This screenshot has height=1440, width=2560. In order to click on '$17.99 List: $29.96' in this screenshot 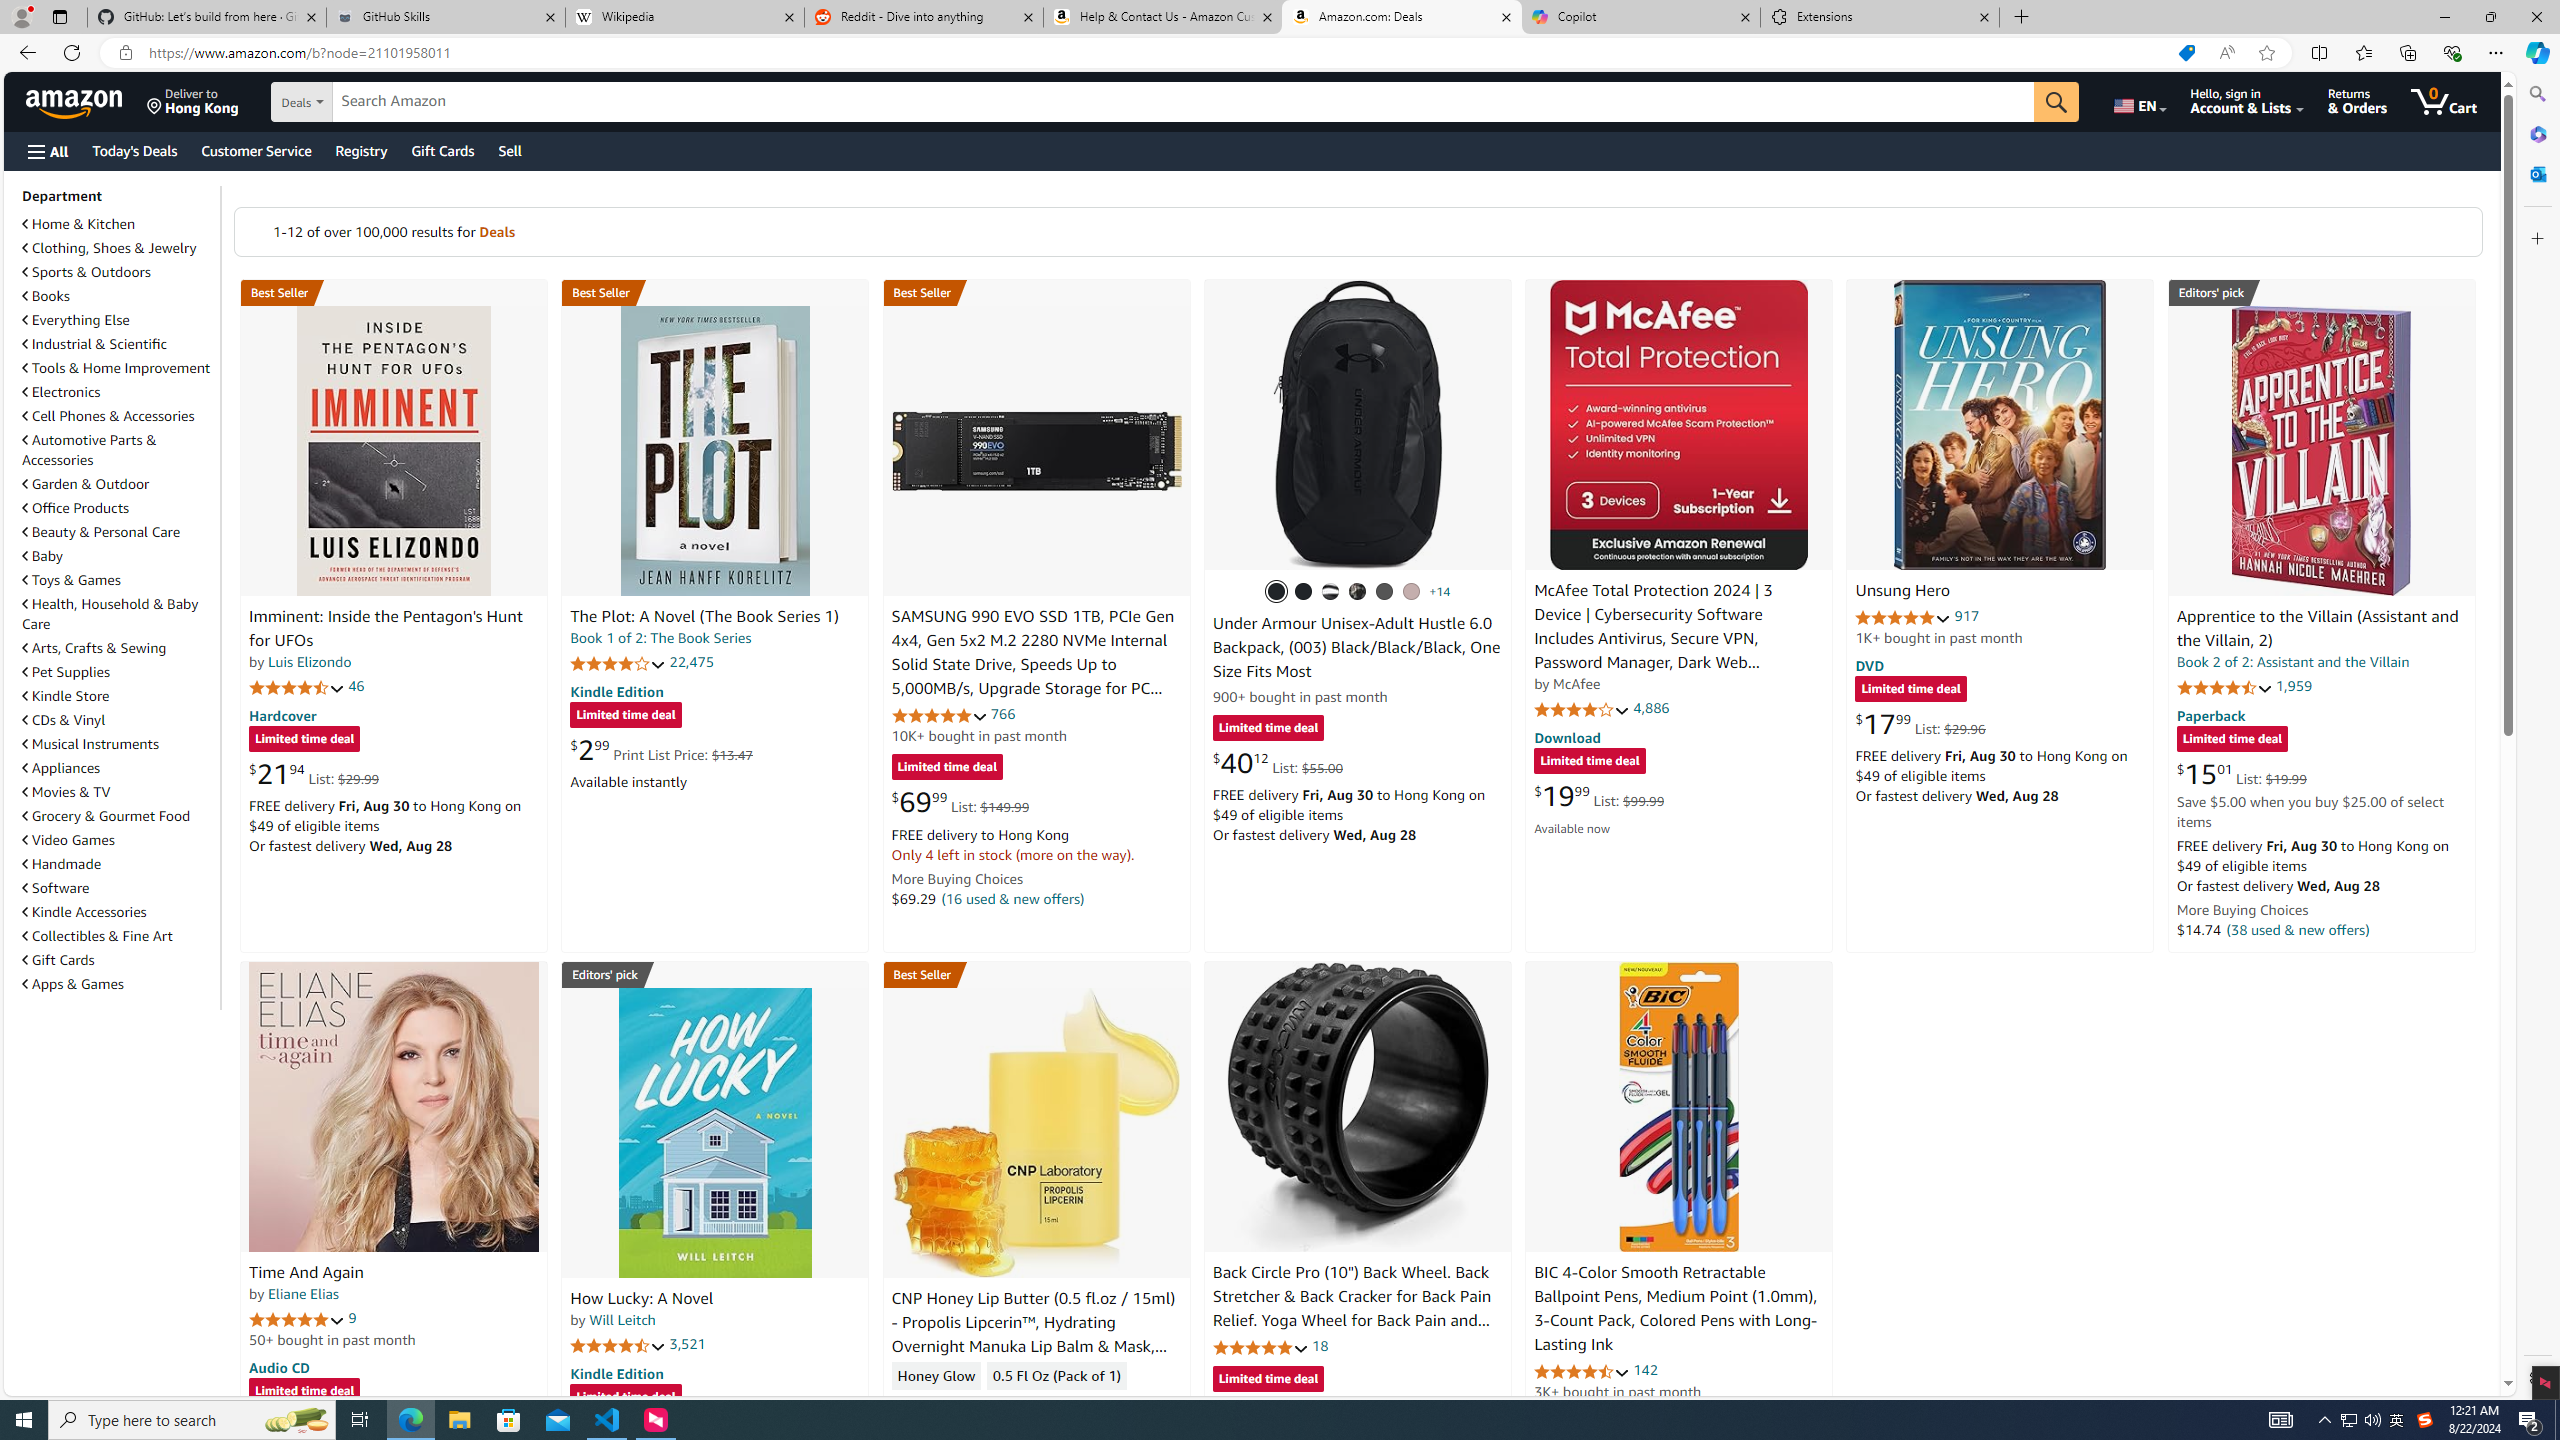, I will do `click(1920, 723)`.